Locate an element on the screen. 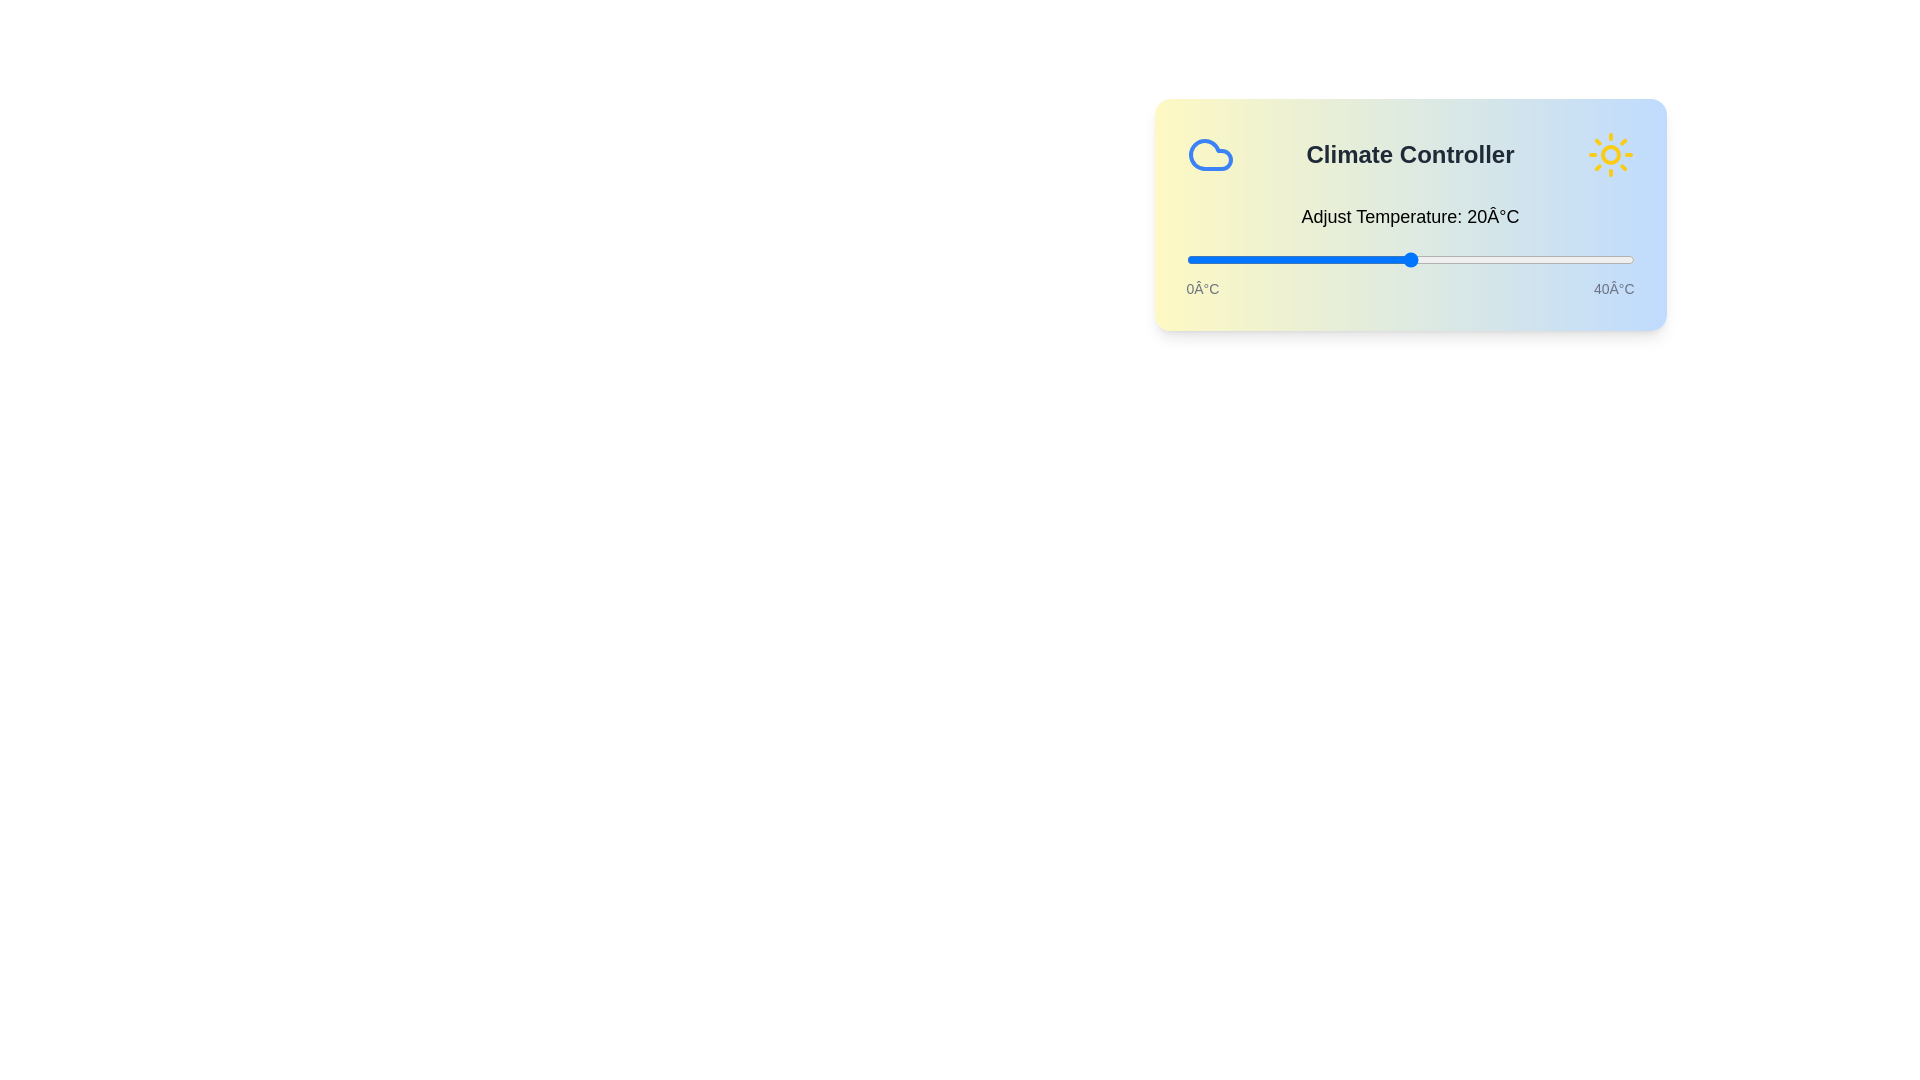 This screenshot has height=1080, width=1920. the temperature to 6°C by moving the slider is located at coordinates (1252, 258).